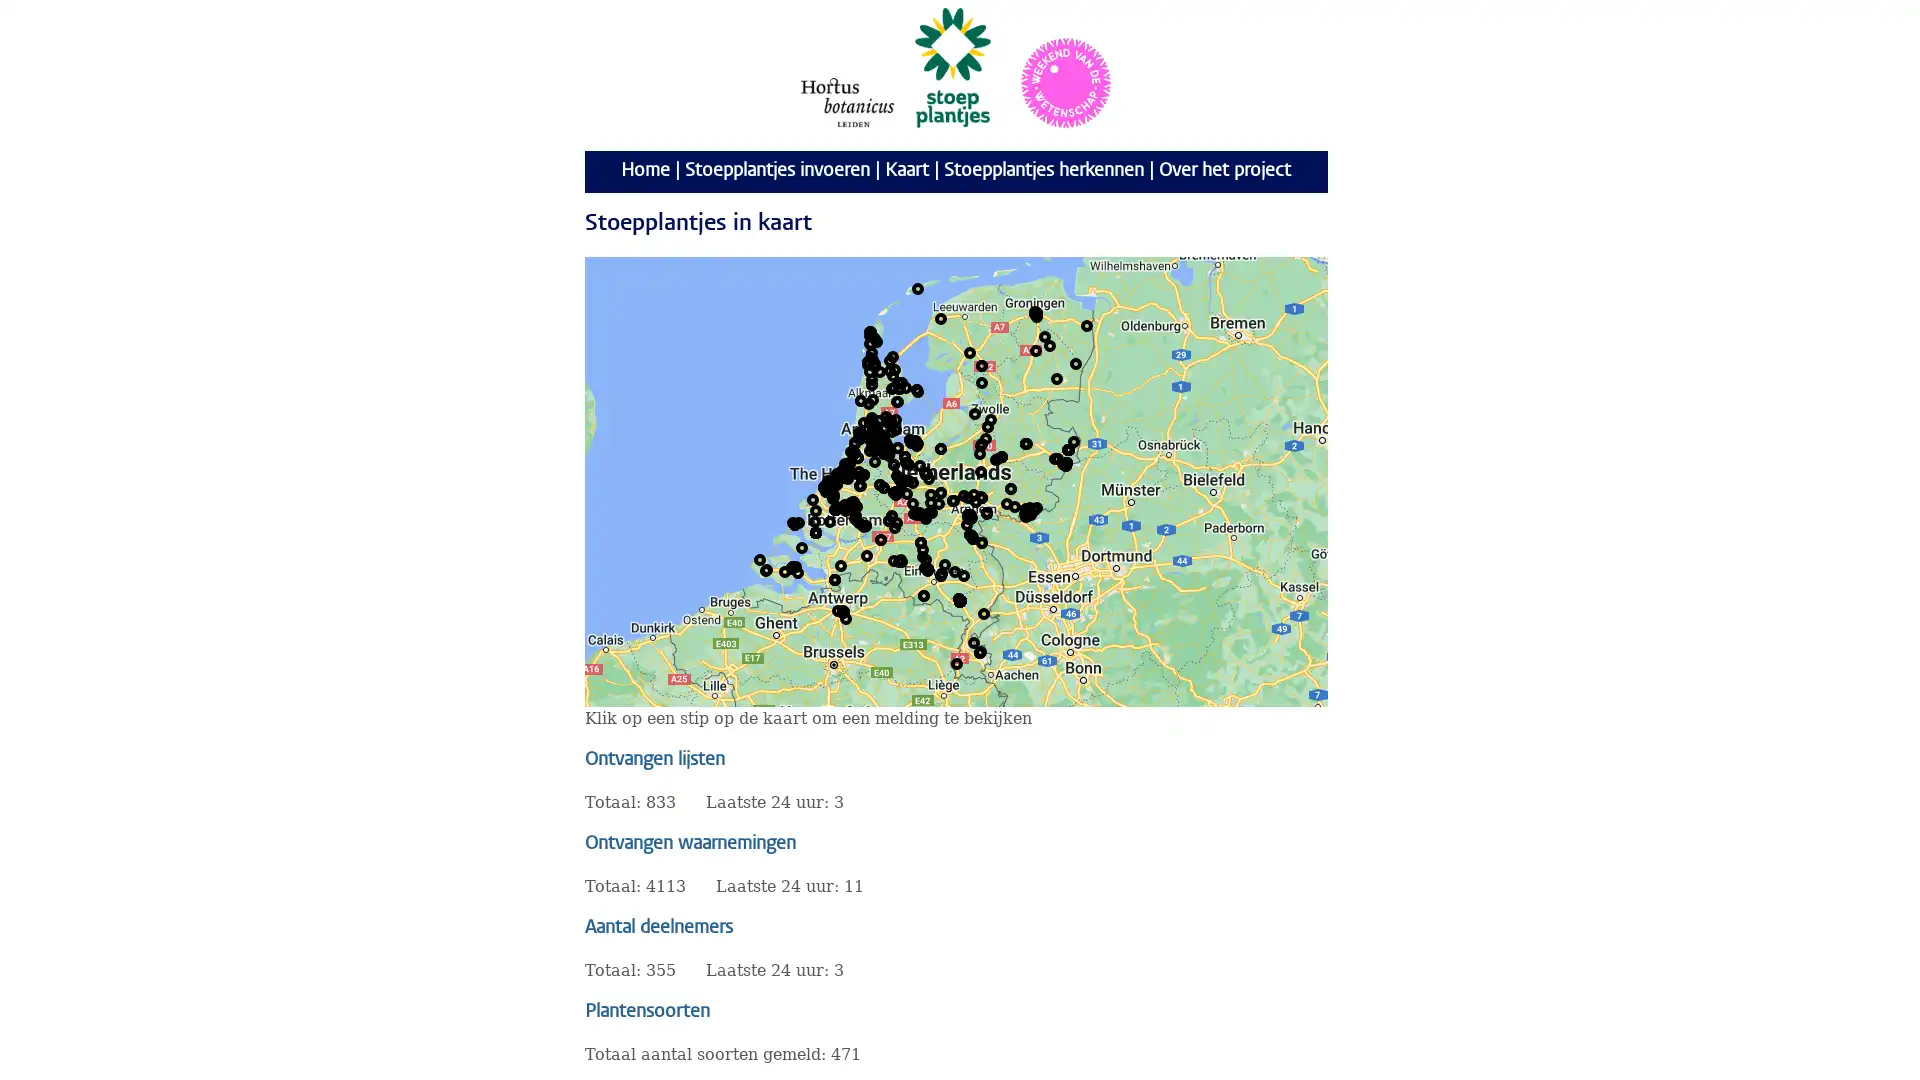  What do you see at coordinates (875, 443) in the screenshot?
I see `Telling van op 19 januari 2022` at bounding box center [875, 443].